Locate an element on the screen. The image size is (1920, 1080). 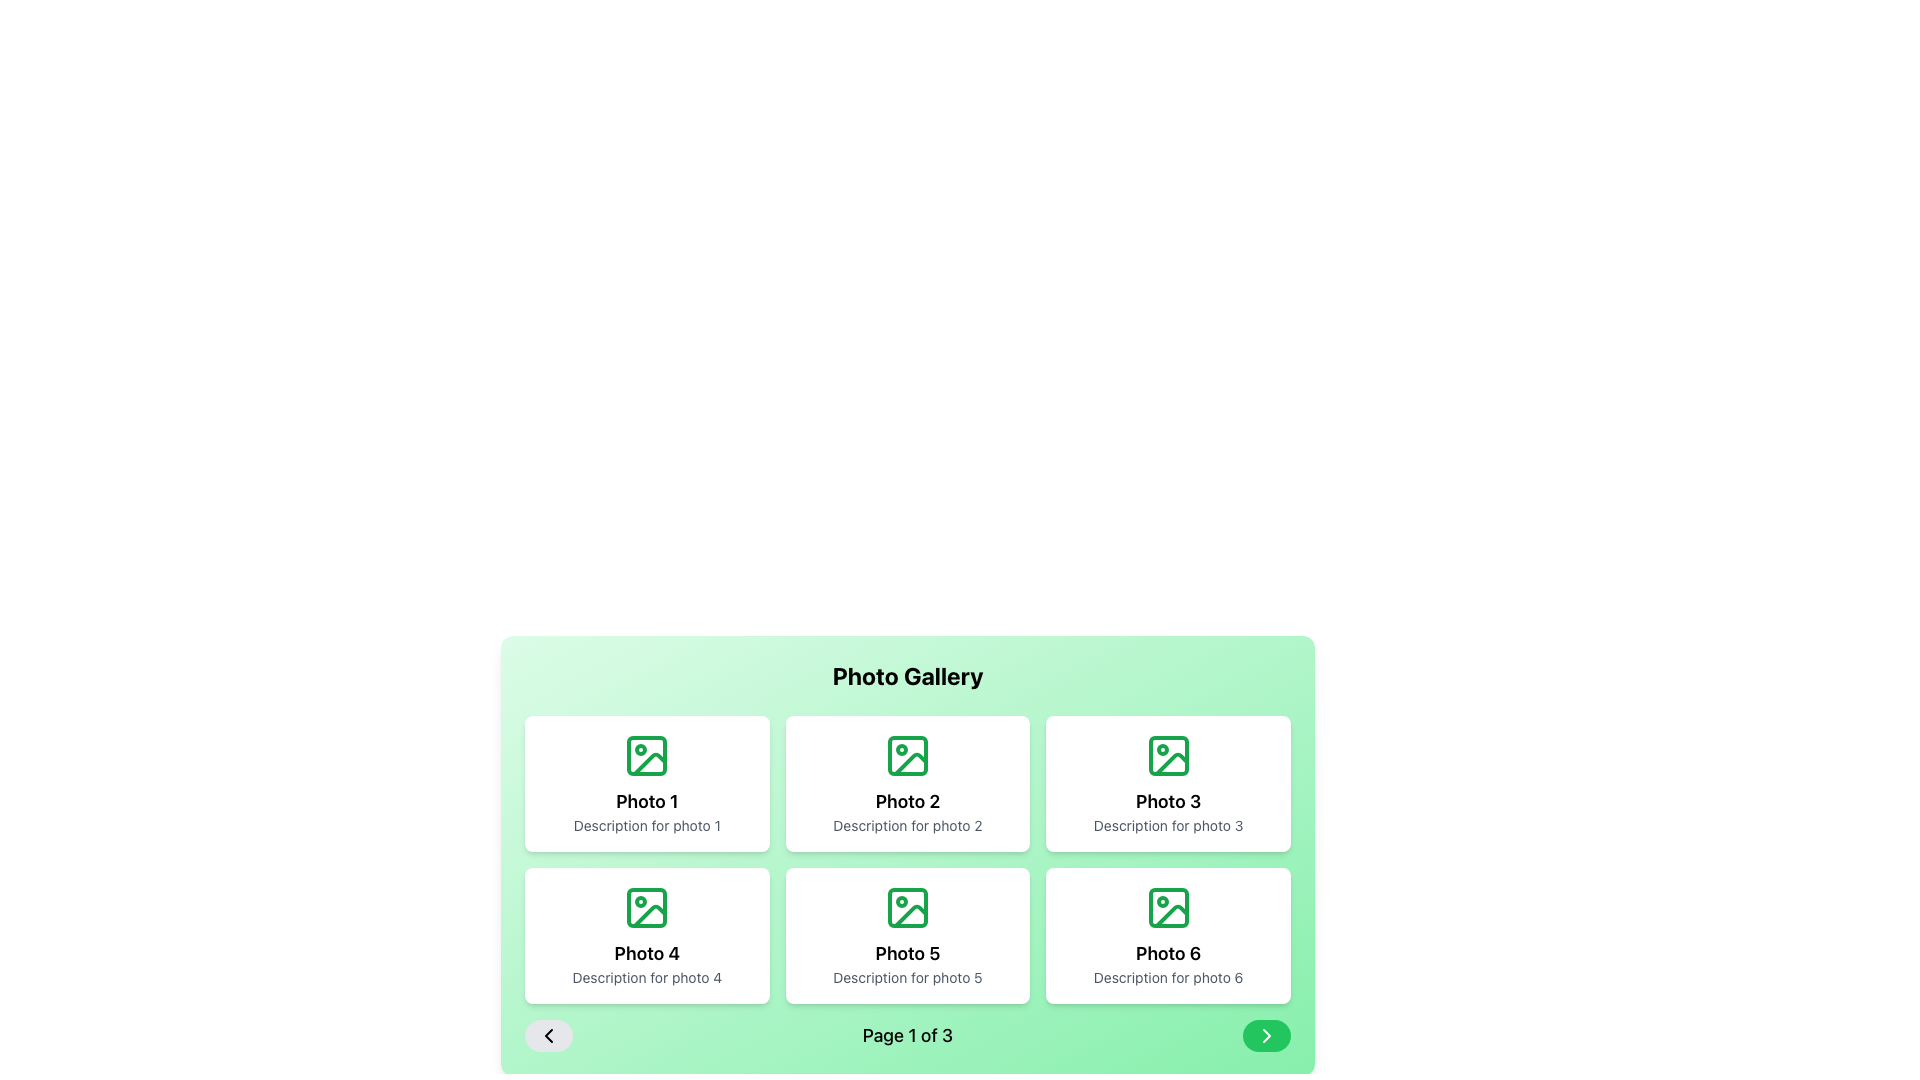
the navigation icon located in the bottom-left corner of the photo gallery interface's button is located at coordinates (548, 1035).